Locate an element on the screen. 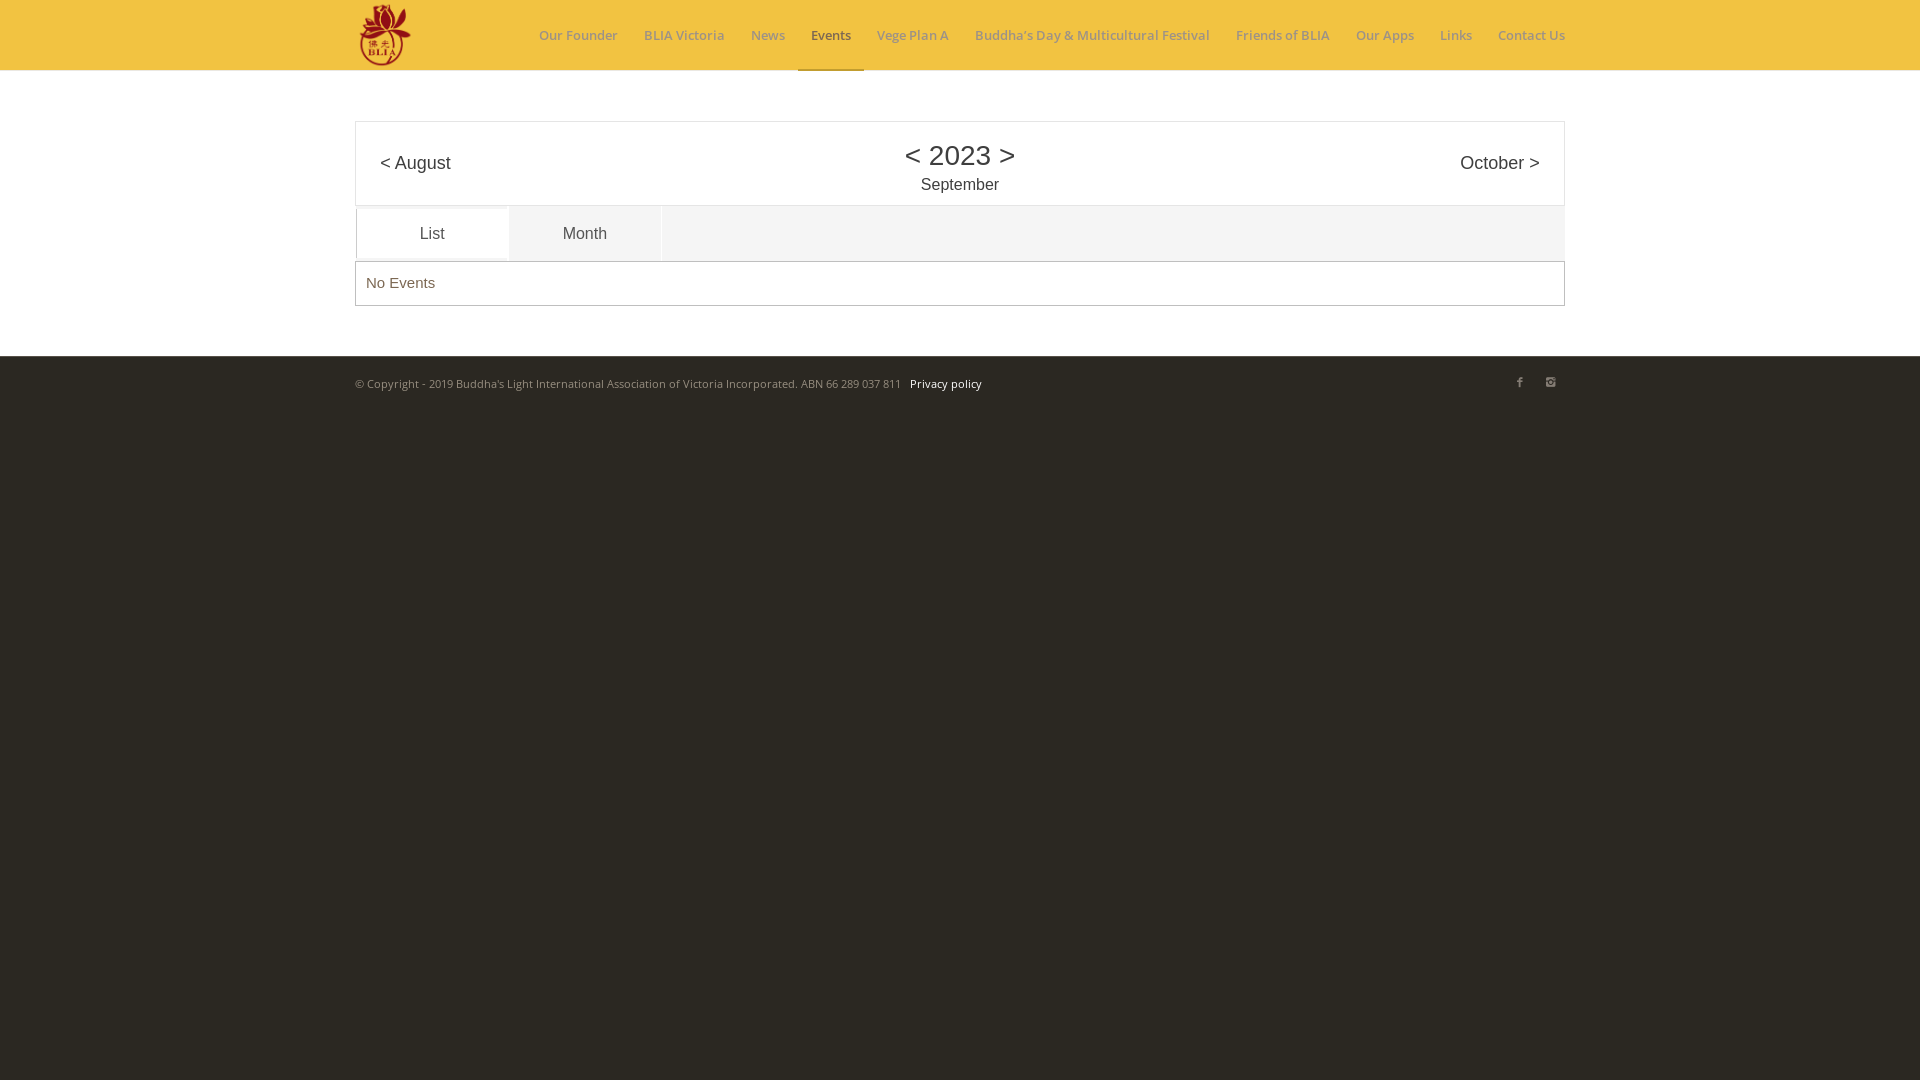  'Privacy policy' is located at coordinates (944, 383).